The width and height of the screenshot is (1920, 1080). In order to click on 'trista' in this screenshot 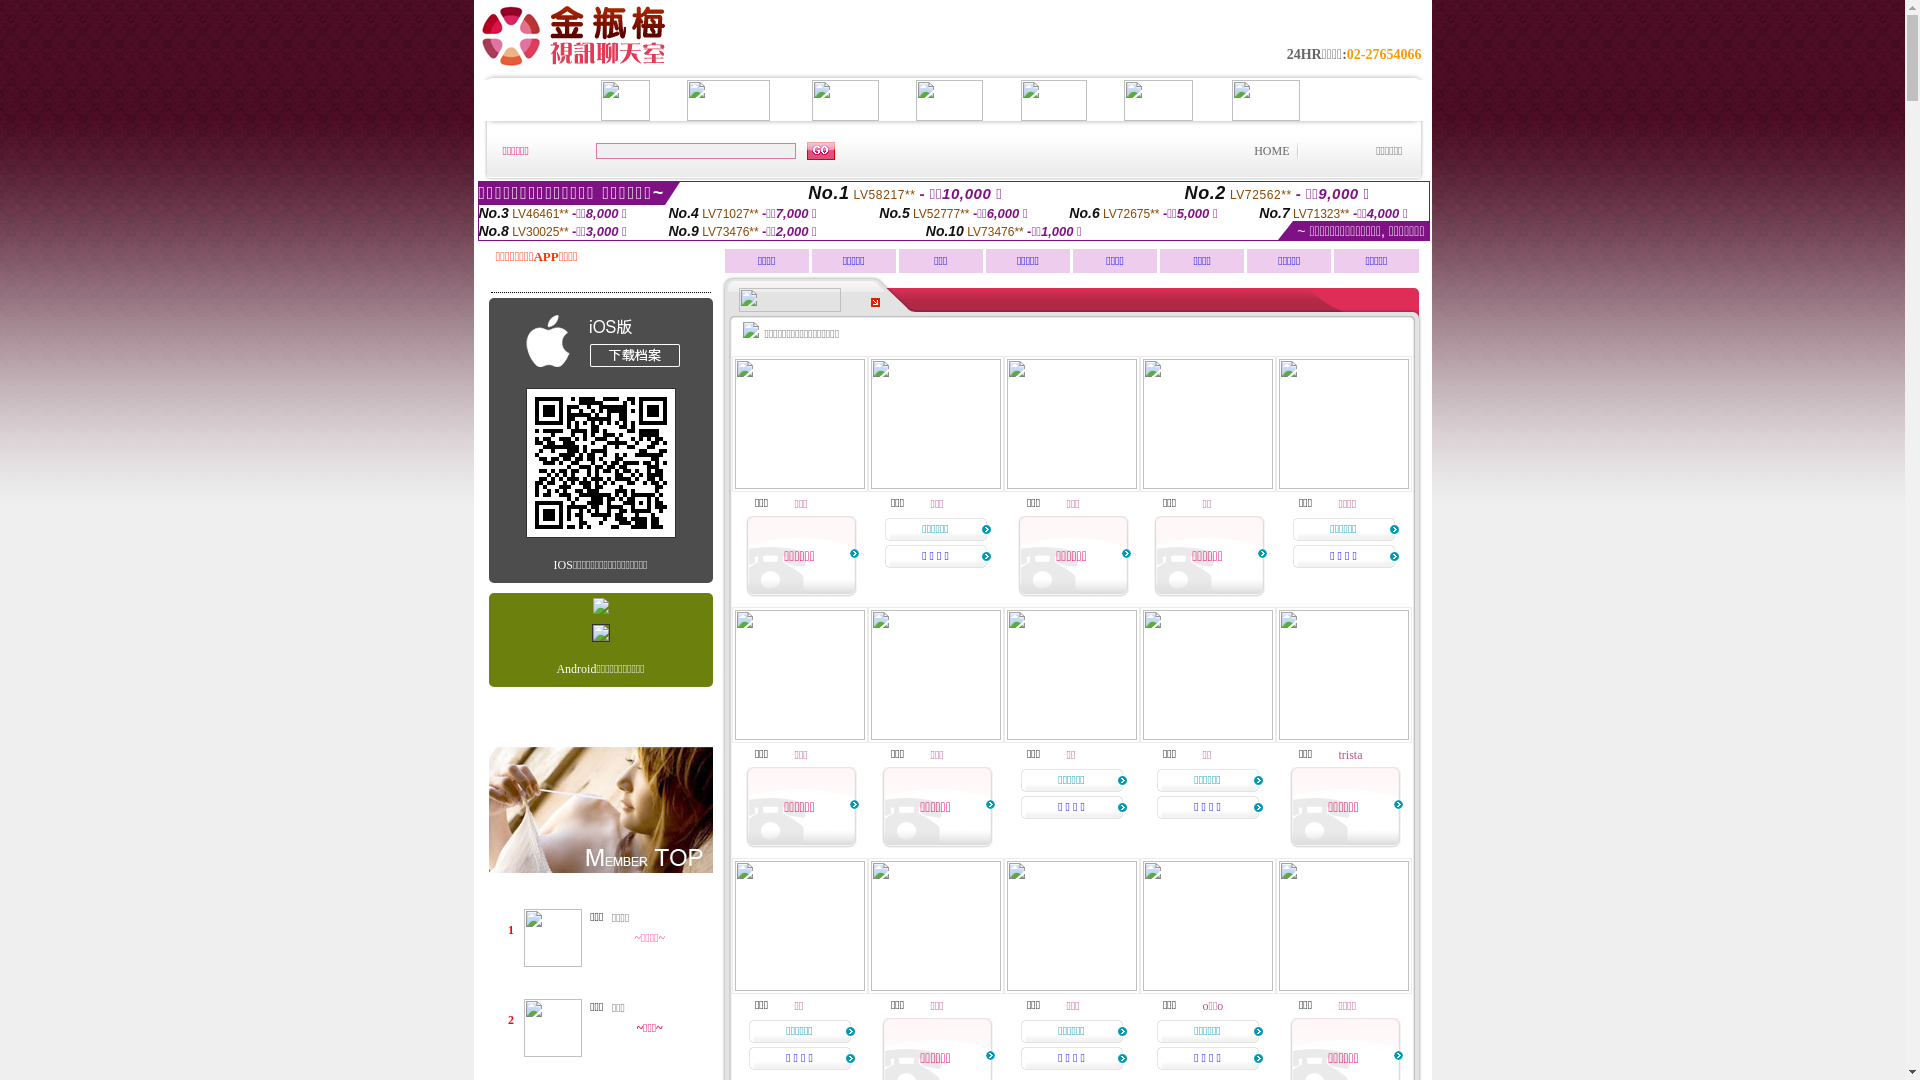, I will do `click(1349, 755)`.